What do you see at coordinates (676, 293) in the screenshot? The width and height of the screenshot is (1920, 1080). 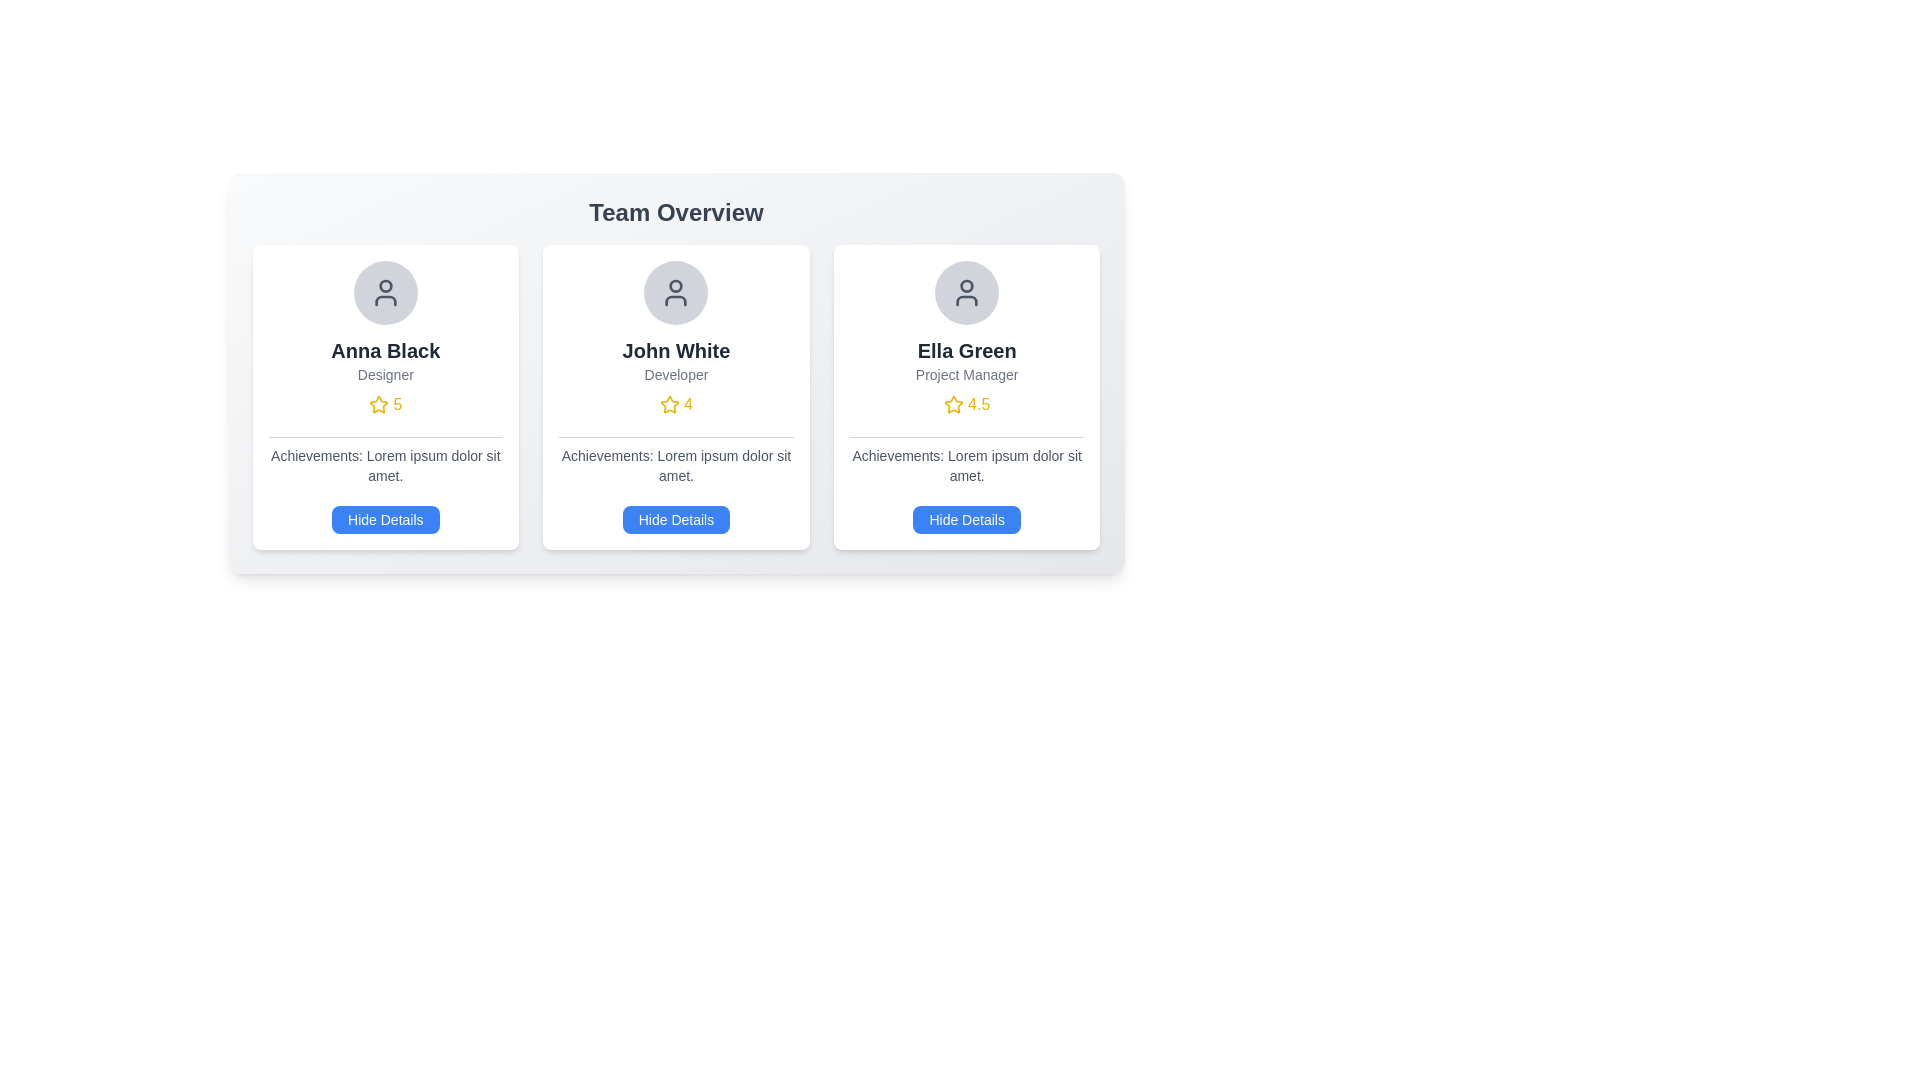 I see `the user icon represented by a simple outline of a person, styled in gray, located in the upper-central section of the middle card displaying 'John White'` at bounding box center [676, 293].